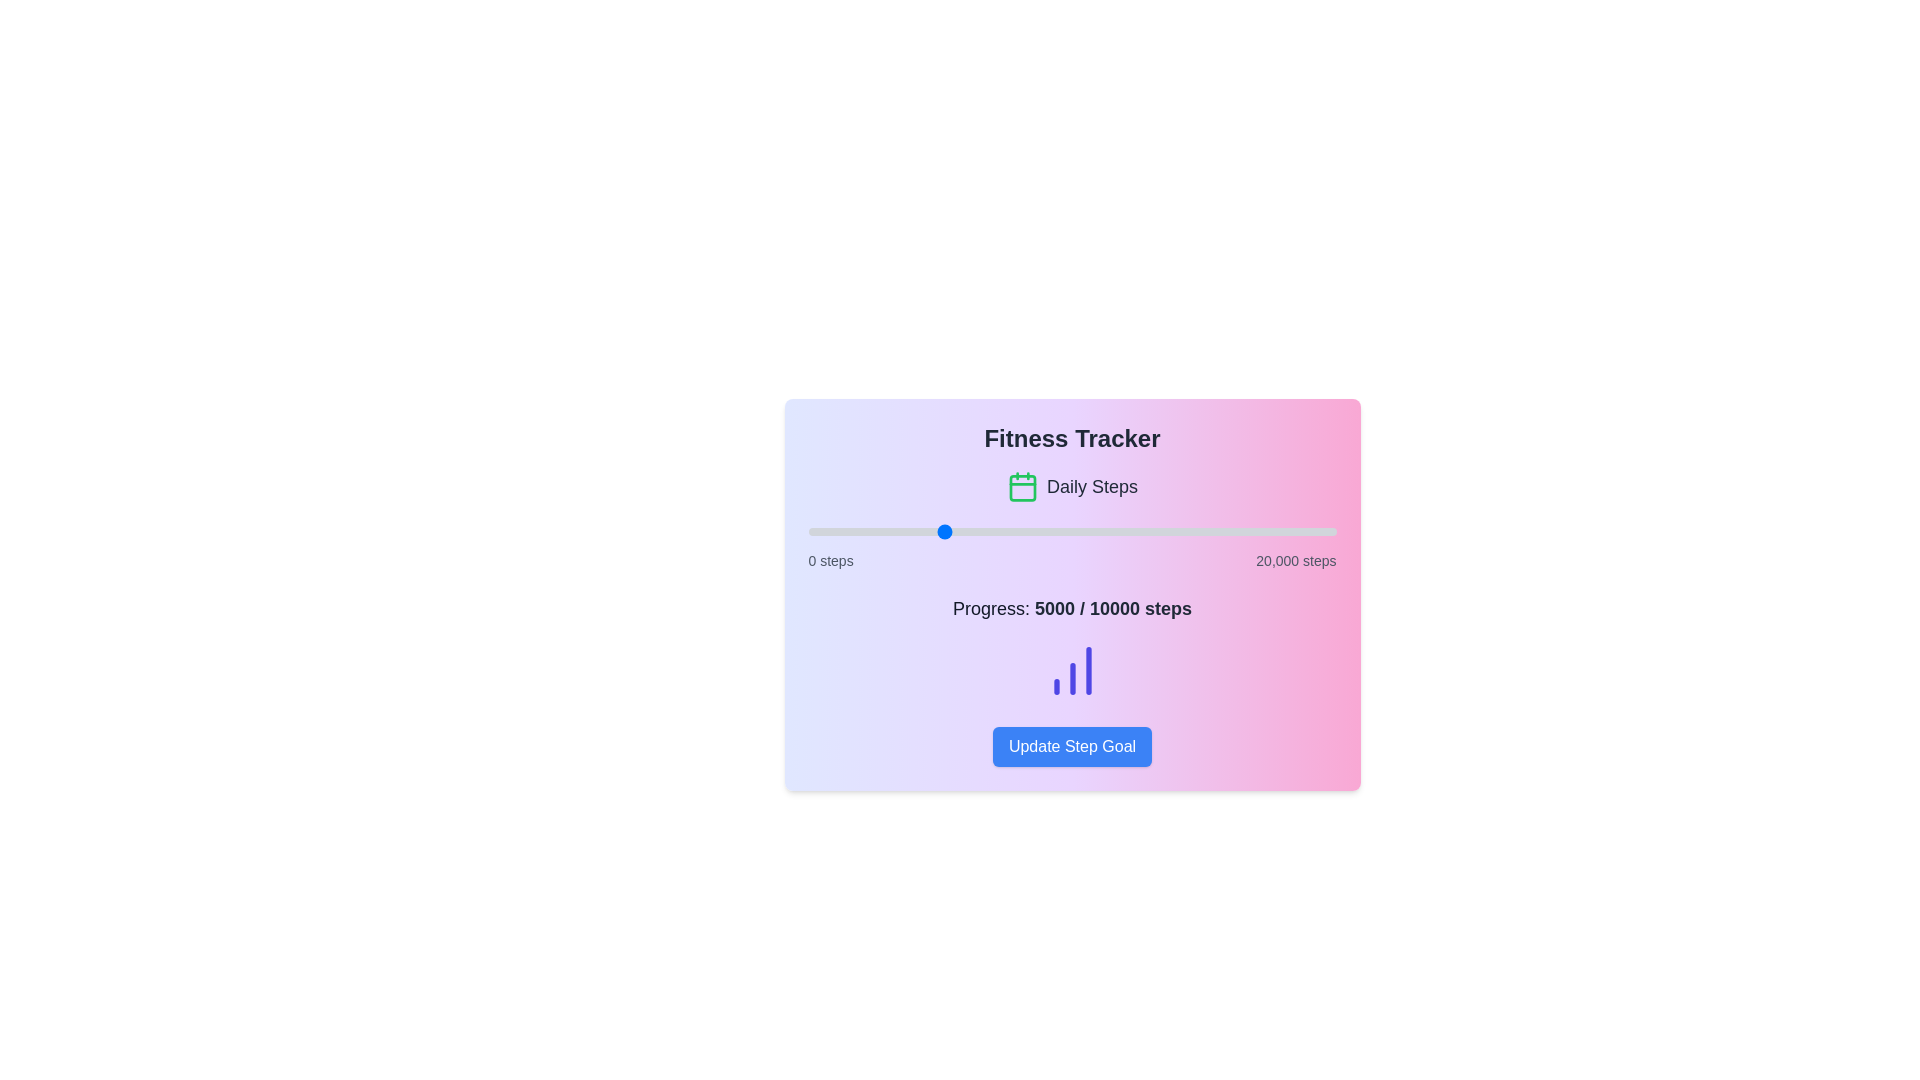  Describe the element at coordinates (1059, 531) in the screenshot. I see `the step progress slider to set the step count to 9527` at that location.